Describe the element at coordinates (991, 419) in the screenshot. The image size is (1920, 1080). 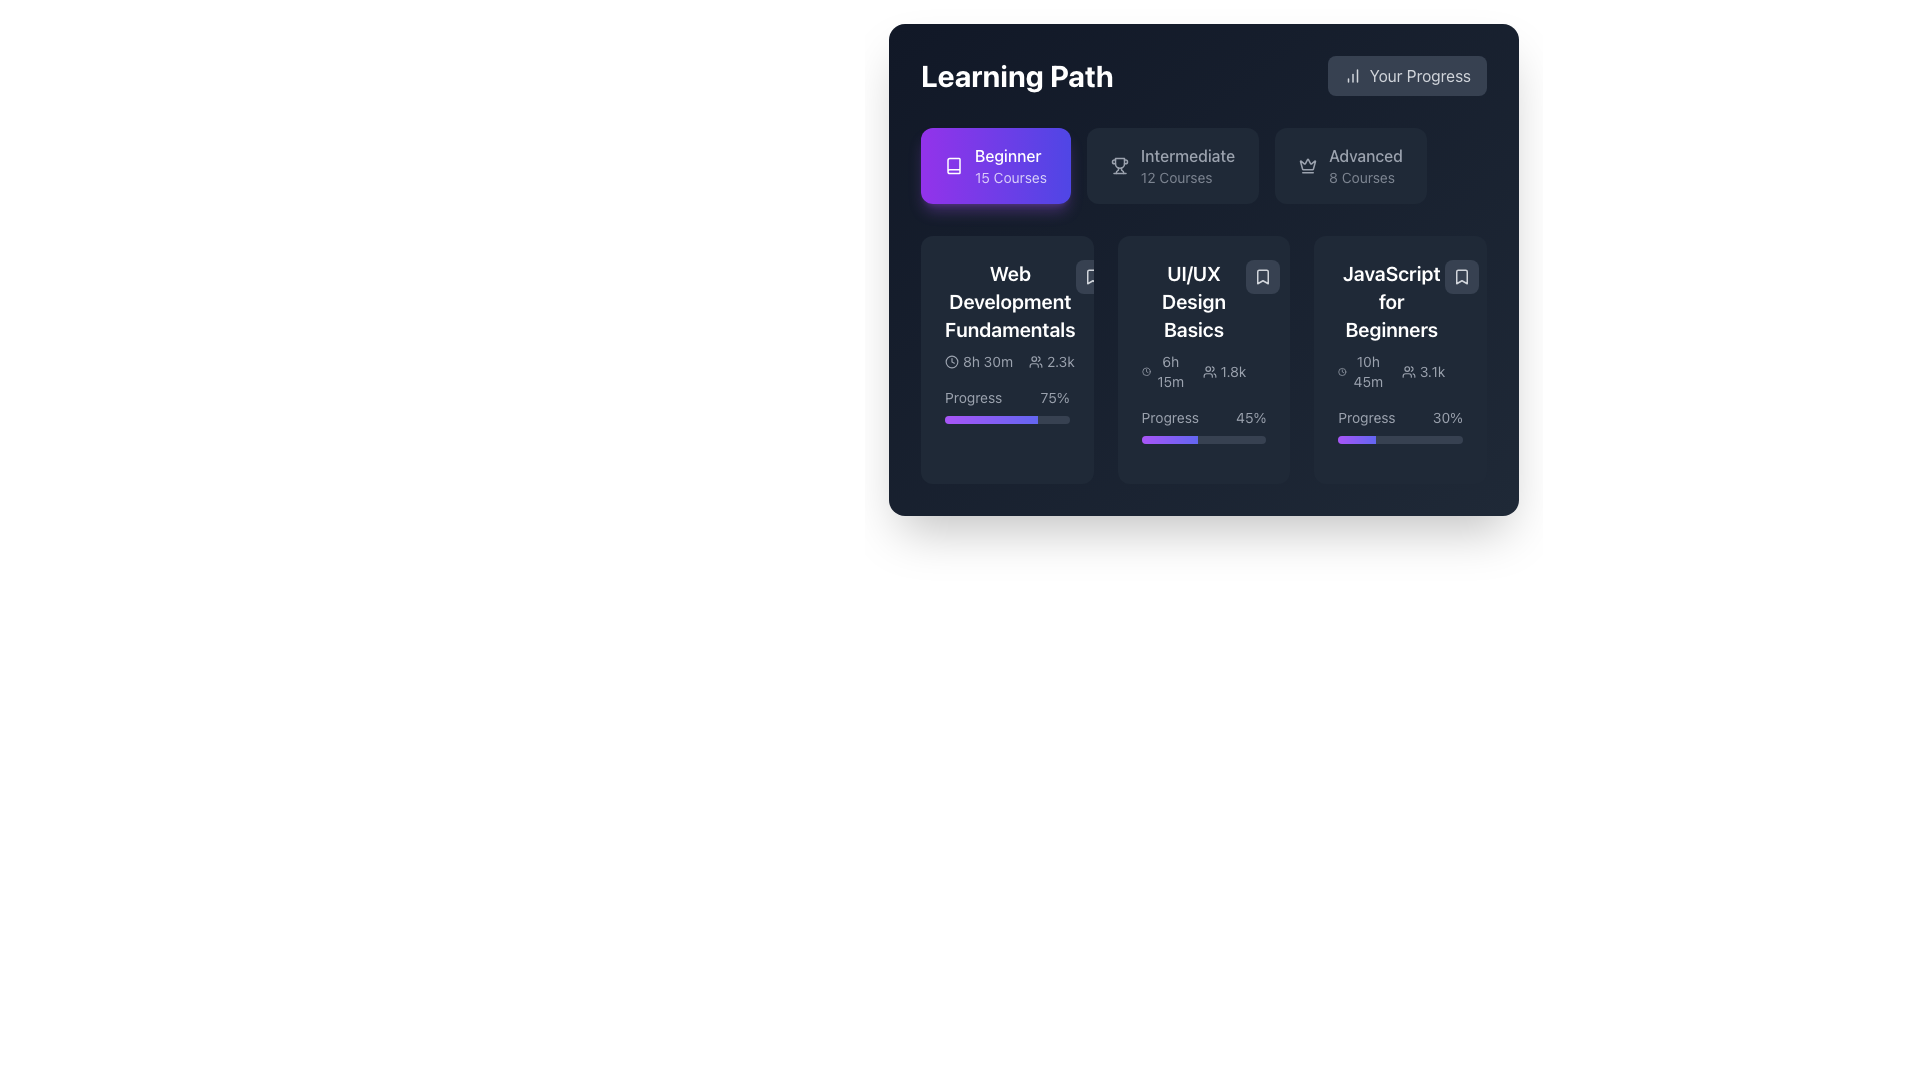
I see `the progress bar segment styled with a gradient transitioning from purple to indigo, indicating a value of 75% within the 'Web Development Fundamentals' card` at that location.